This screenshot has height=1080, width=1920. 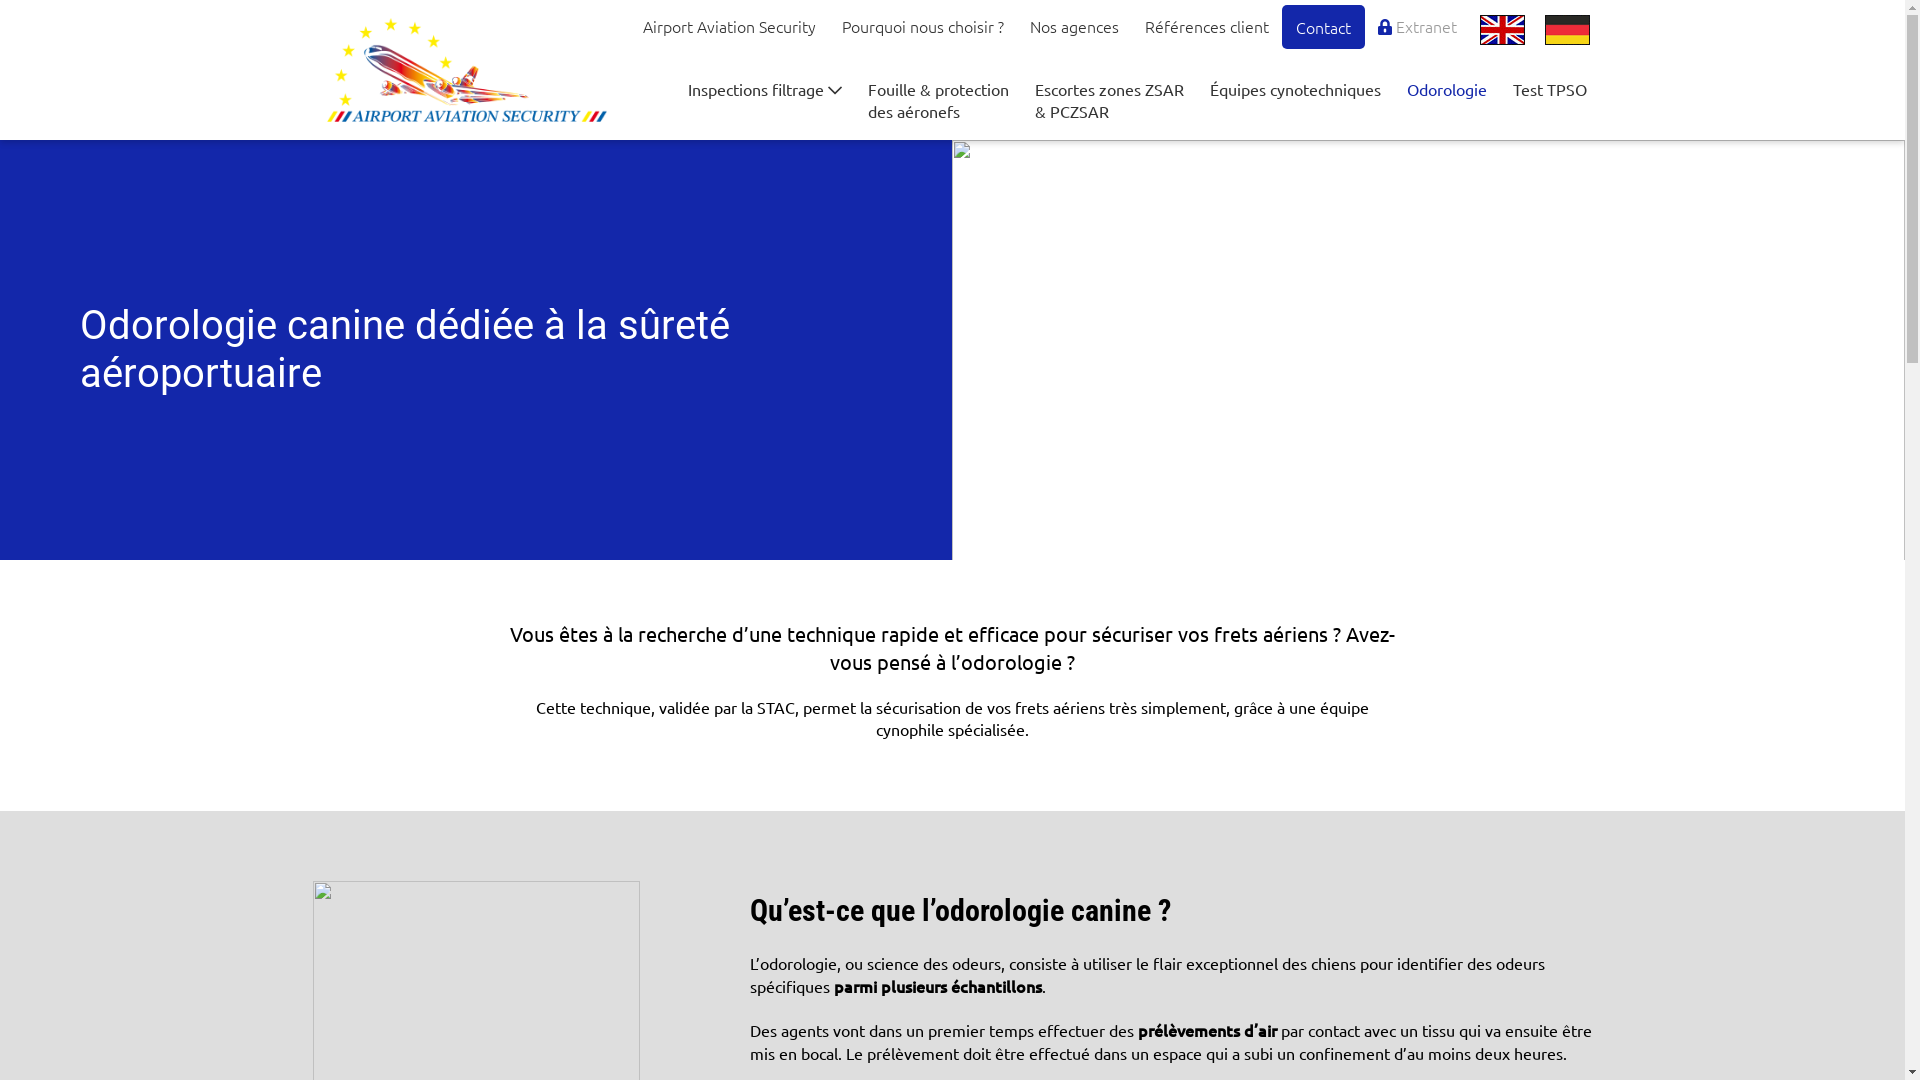 I want to click on 'Nos agences', so click(x=1073, y=26).